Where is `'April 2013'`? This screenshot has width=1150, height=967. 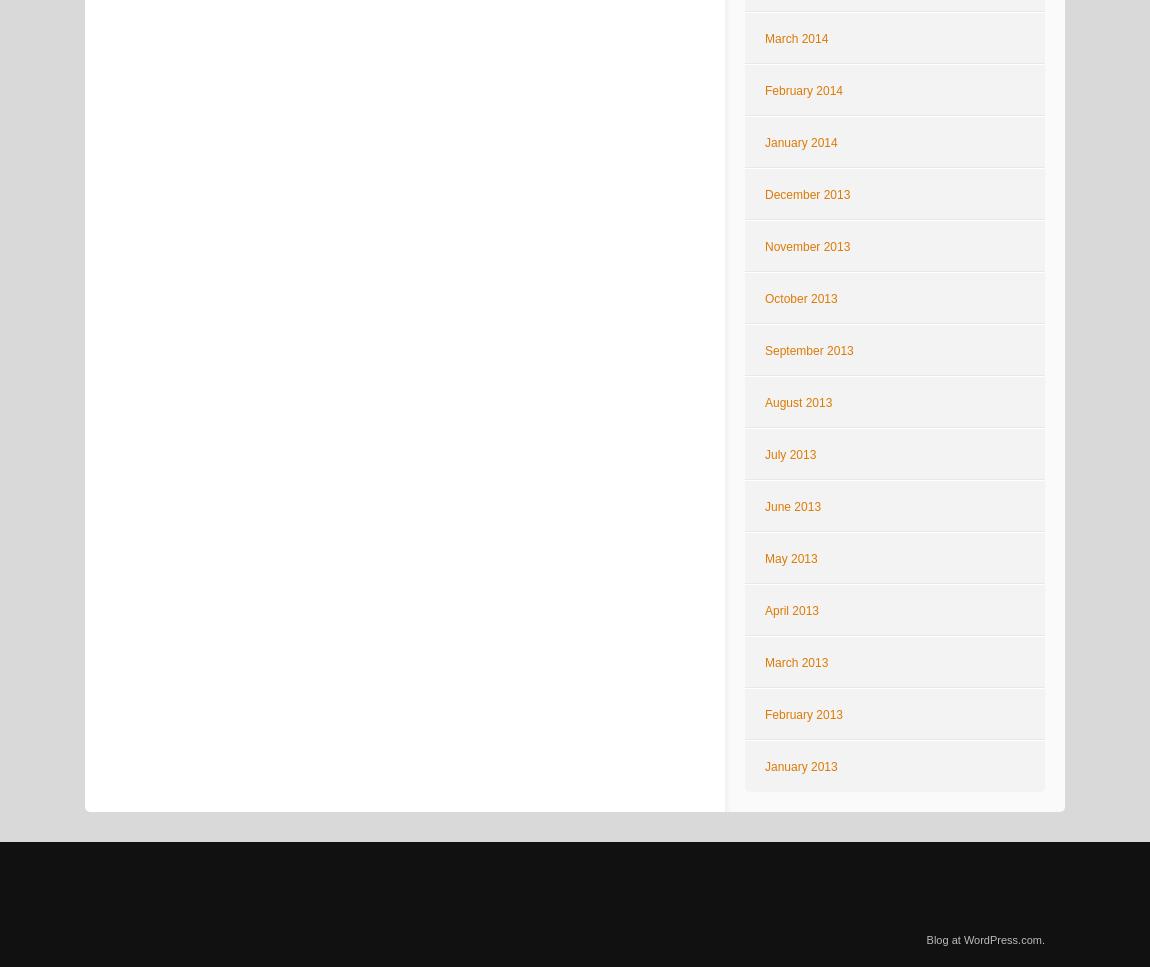
'April 2013' is located at coordinates (791, 611).